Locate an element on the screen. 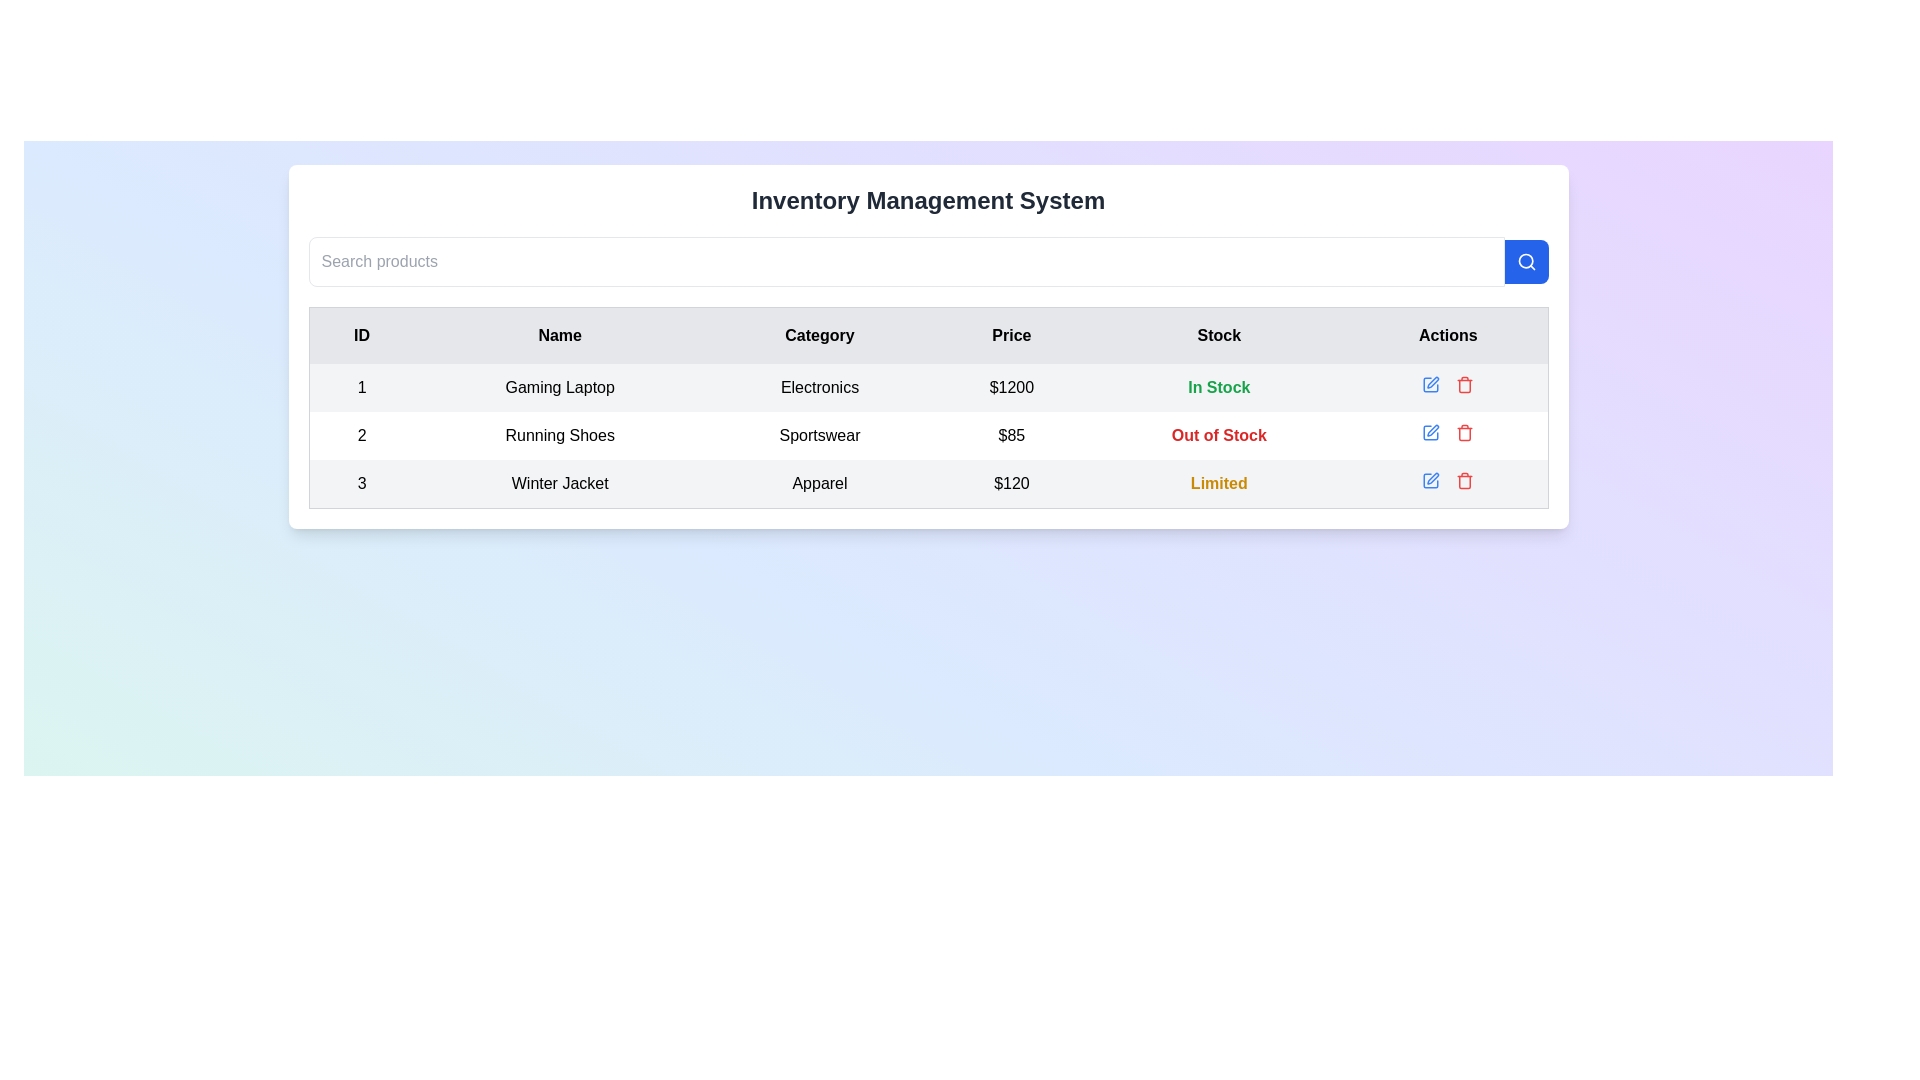 This screenshot has width=1920, height=1080. the SVG icon representing the square outline with a pen shape overlay in the 'Actions' column of the third row for 'Winter Jacket' to enhance accessibility tools is located at coordinates (1430, 481).